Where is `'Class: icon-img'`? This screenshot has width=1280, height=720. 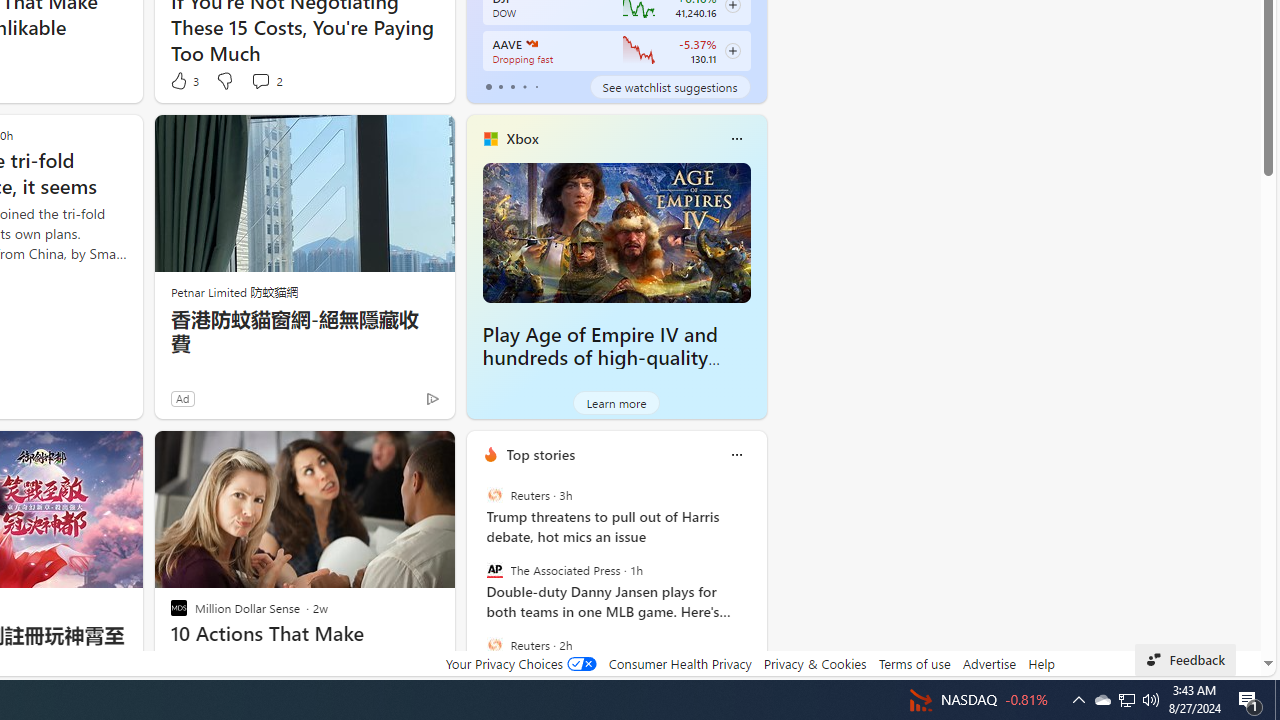 'Class: icon-img' is located at coordinates (735, 455).